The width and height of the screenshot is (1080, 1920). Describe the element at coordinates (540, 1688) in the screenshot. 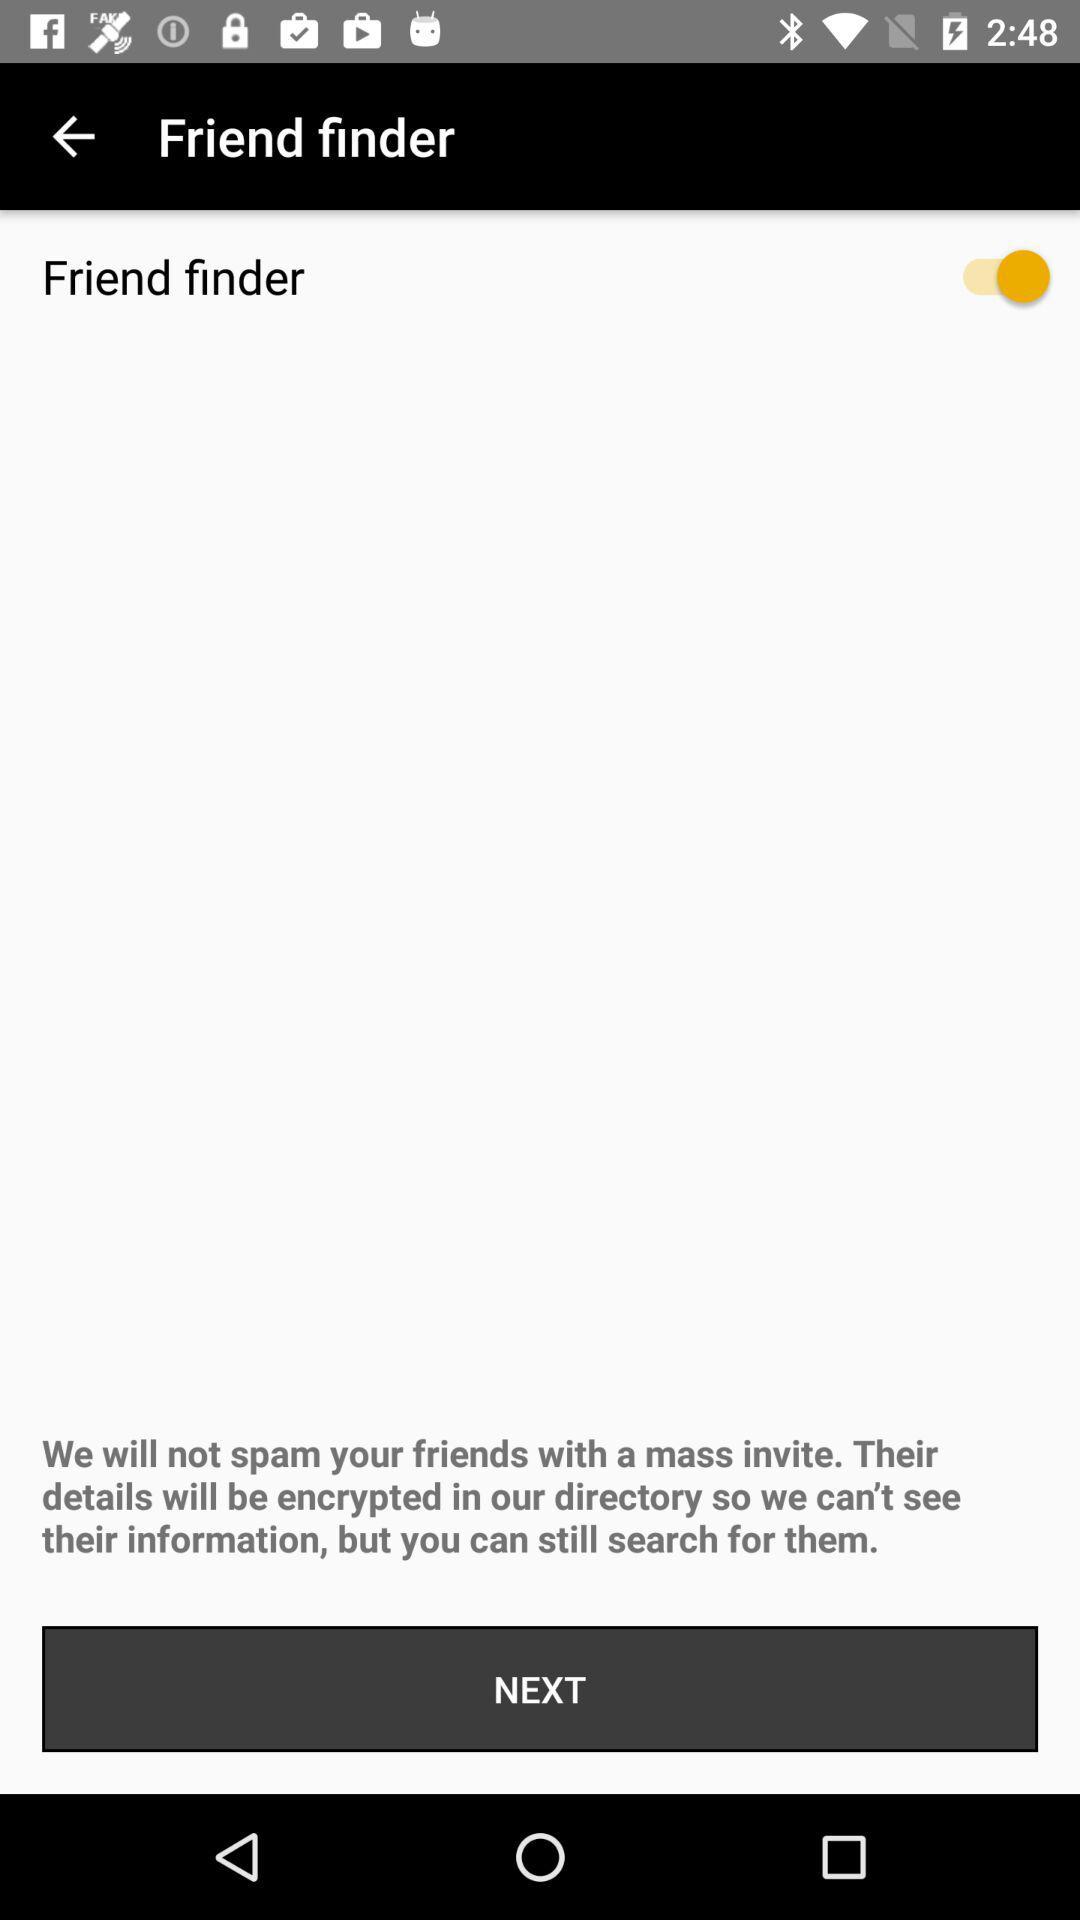

I see `the item below we will not` at that location.